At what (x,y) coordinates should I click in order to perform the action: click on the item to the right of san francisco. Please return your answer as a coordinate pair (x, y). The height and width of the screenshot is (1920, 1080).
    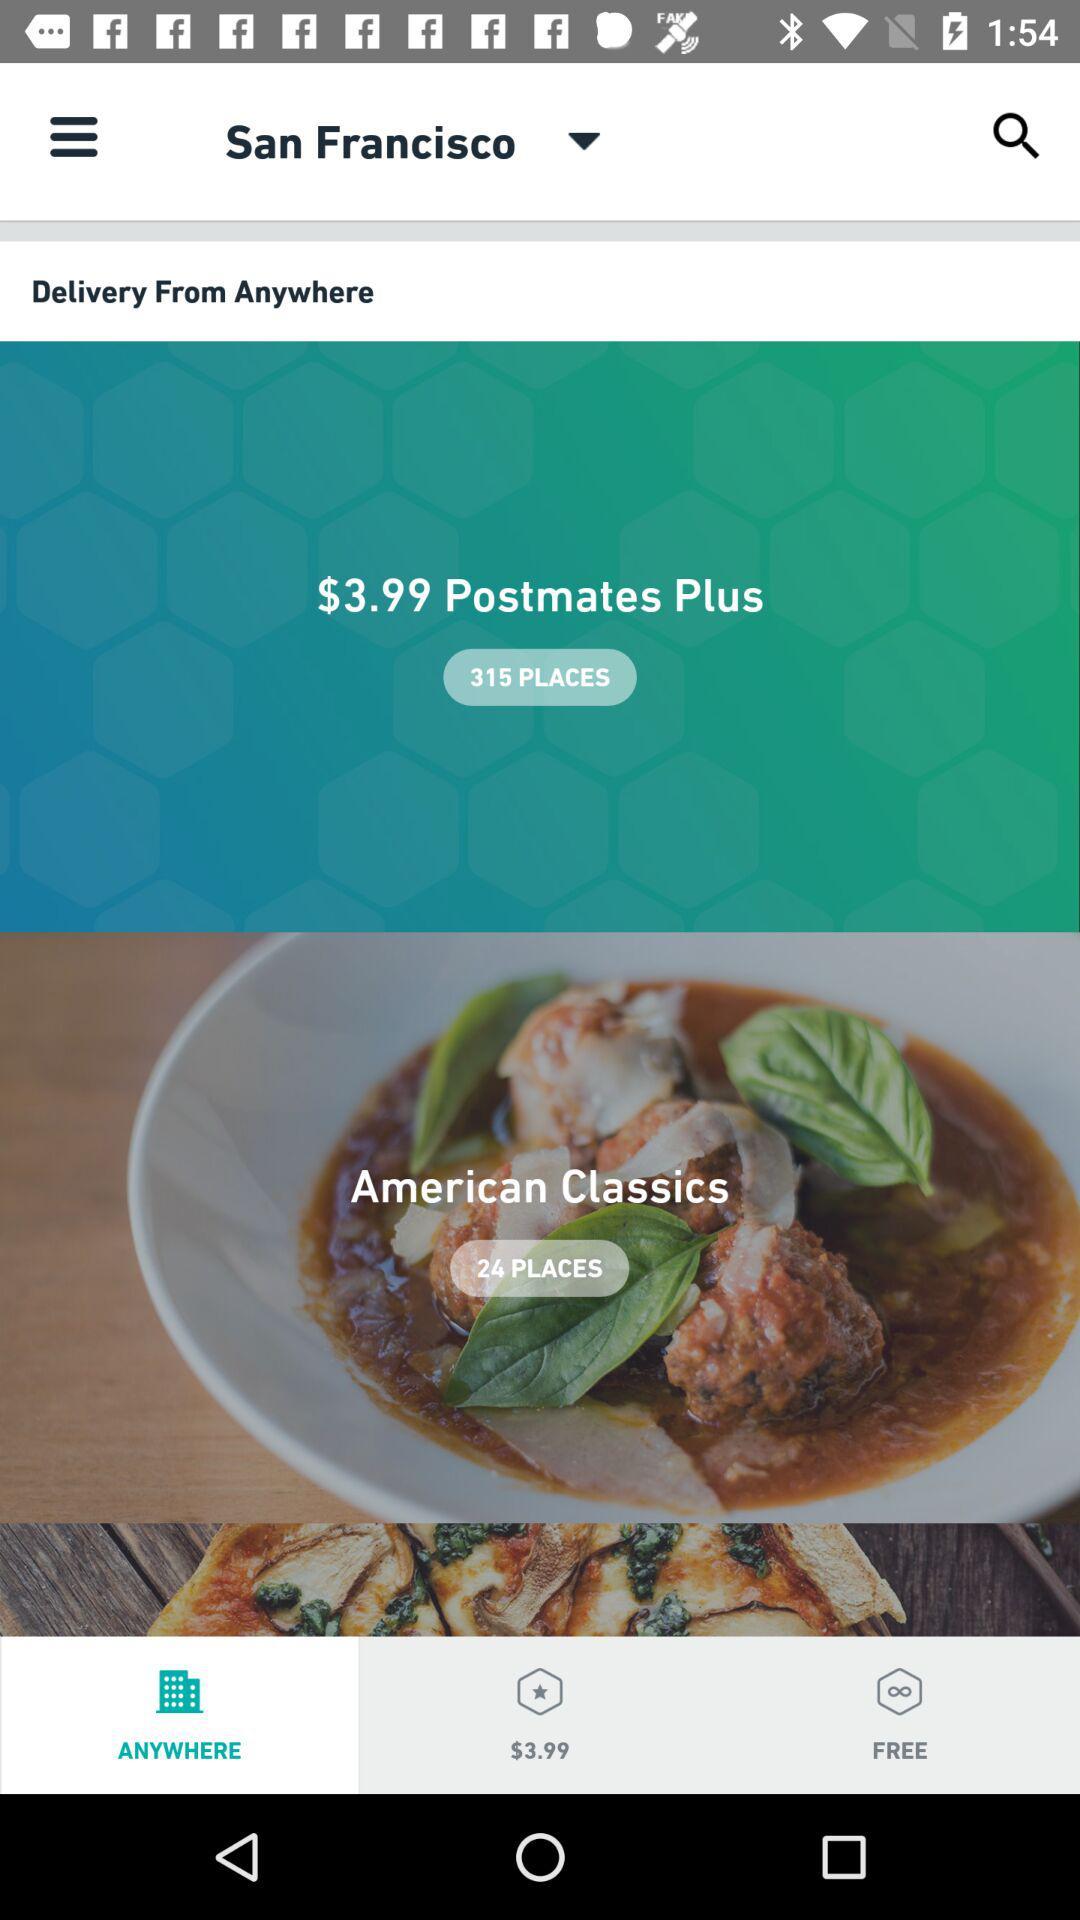
    Looking at the image, I should click on (584, 140).